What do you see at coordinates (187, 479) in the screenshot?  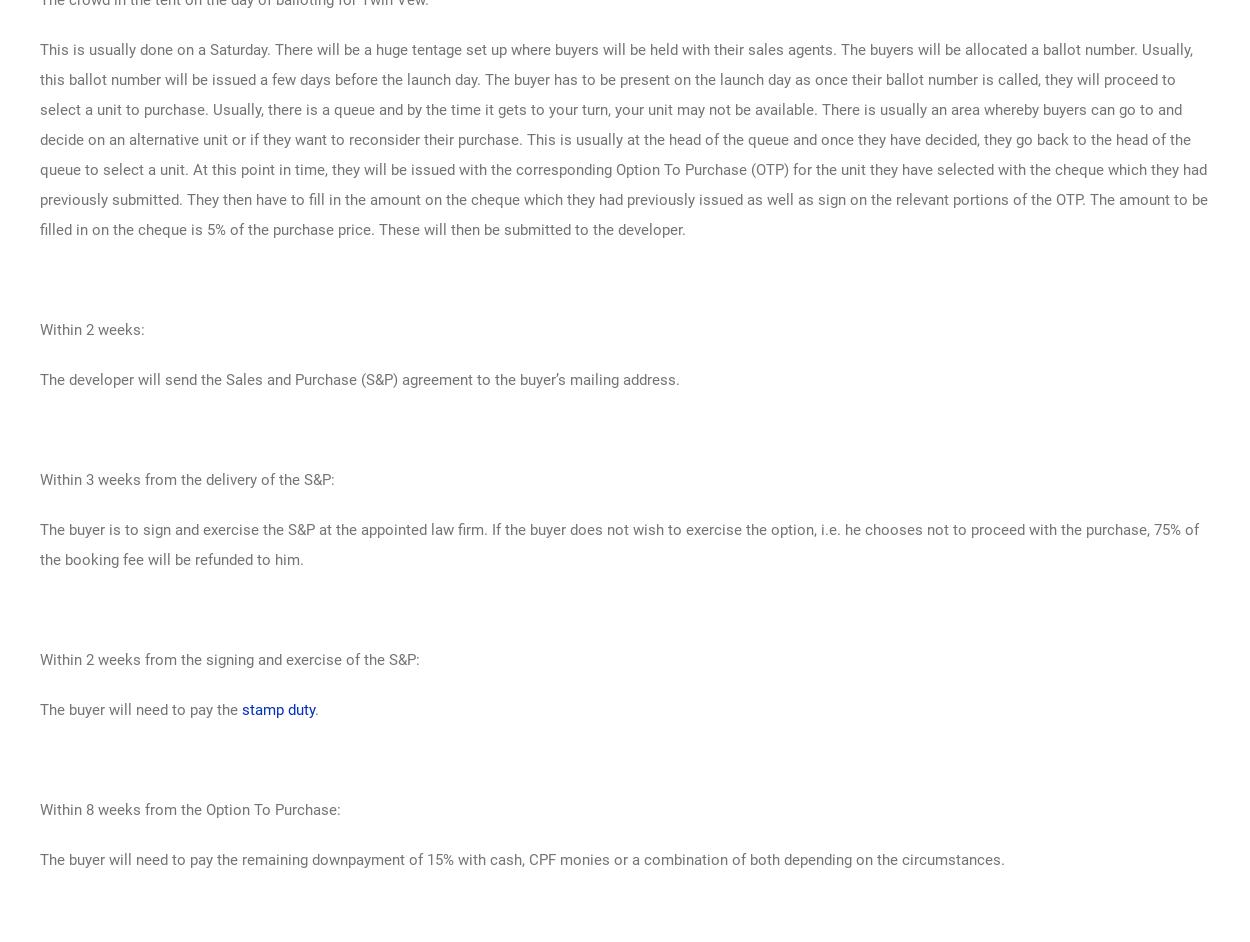 I see `'Within 3 weeks from the delivery of the S&P:'` at bounding box center [187, 479].